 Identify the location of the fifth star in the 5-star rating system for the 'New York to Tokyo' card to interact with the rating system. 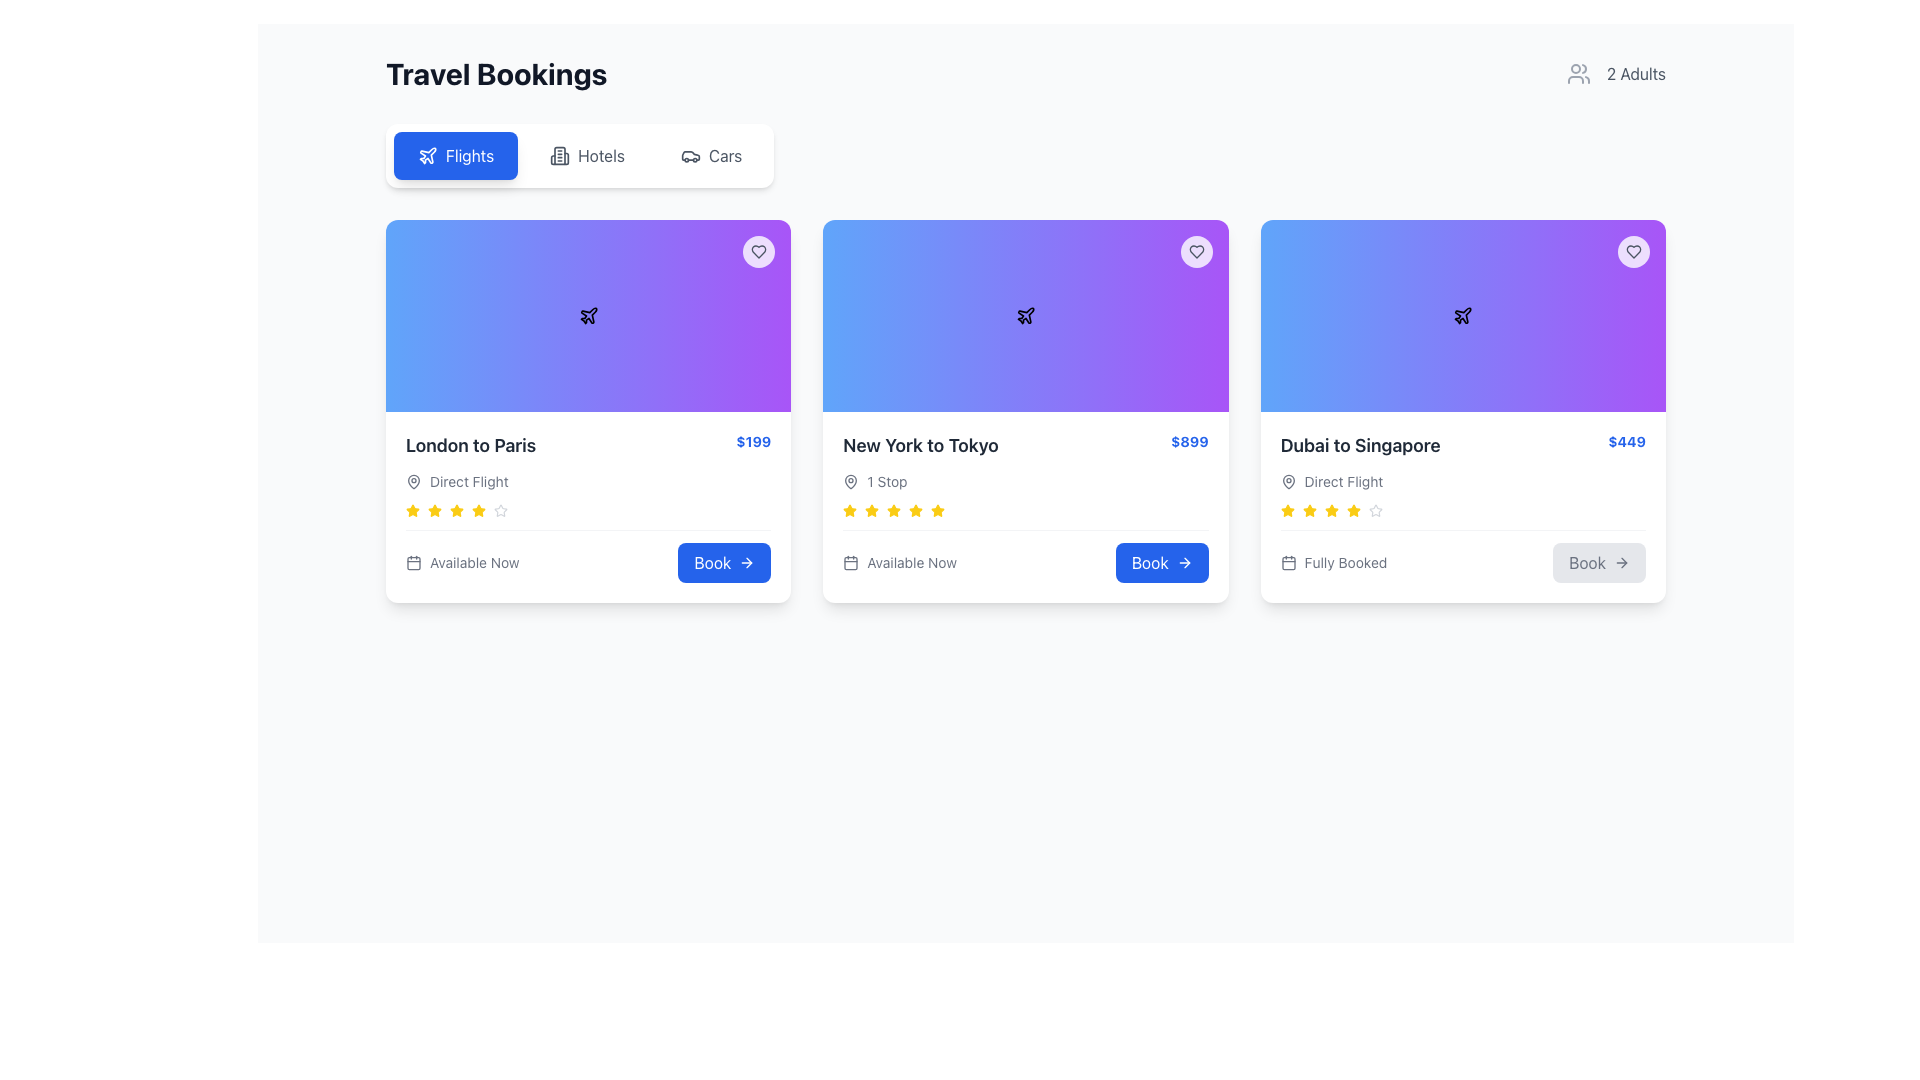
(915, 509).